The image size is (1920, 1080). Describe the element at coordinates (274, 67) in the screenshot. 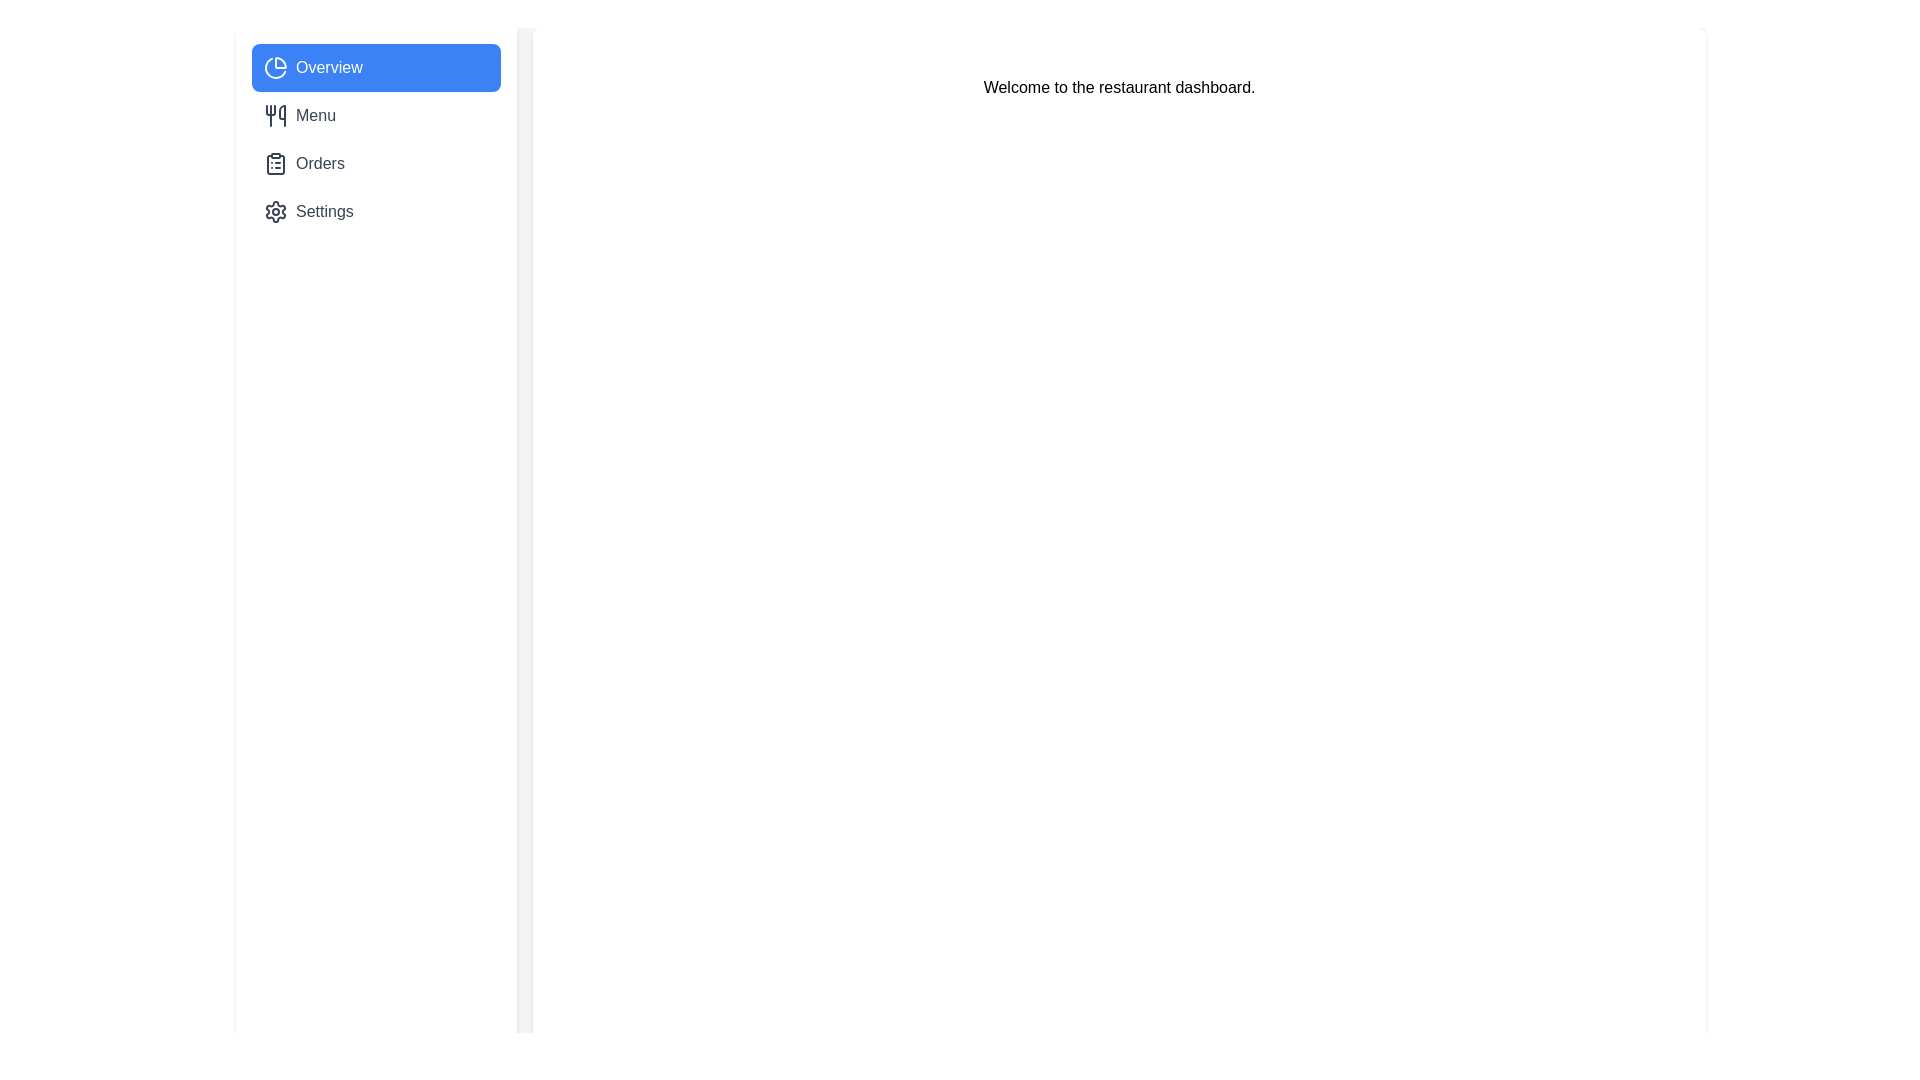

I see `the second segment of the pie chart-like icon located in the sidebar menu next to the 'Overview' label, which is styled in black on a white background` at that location.